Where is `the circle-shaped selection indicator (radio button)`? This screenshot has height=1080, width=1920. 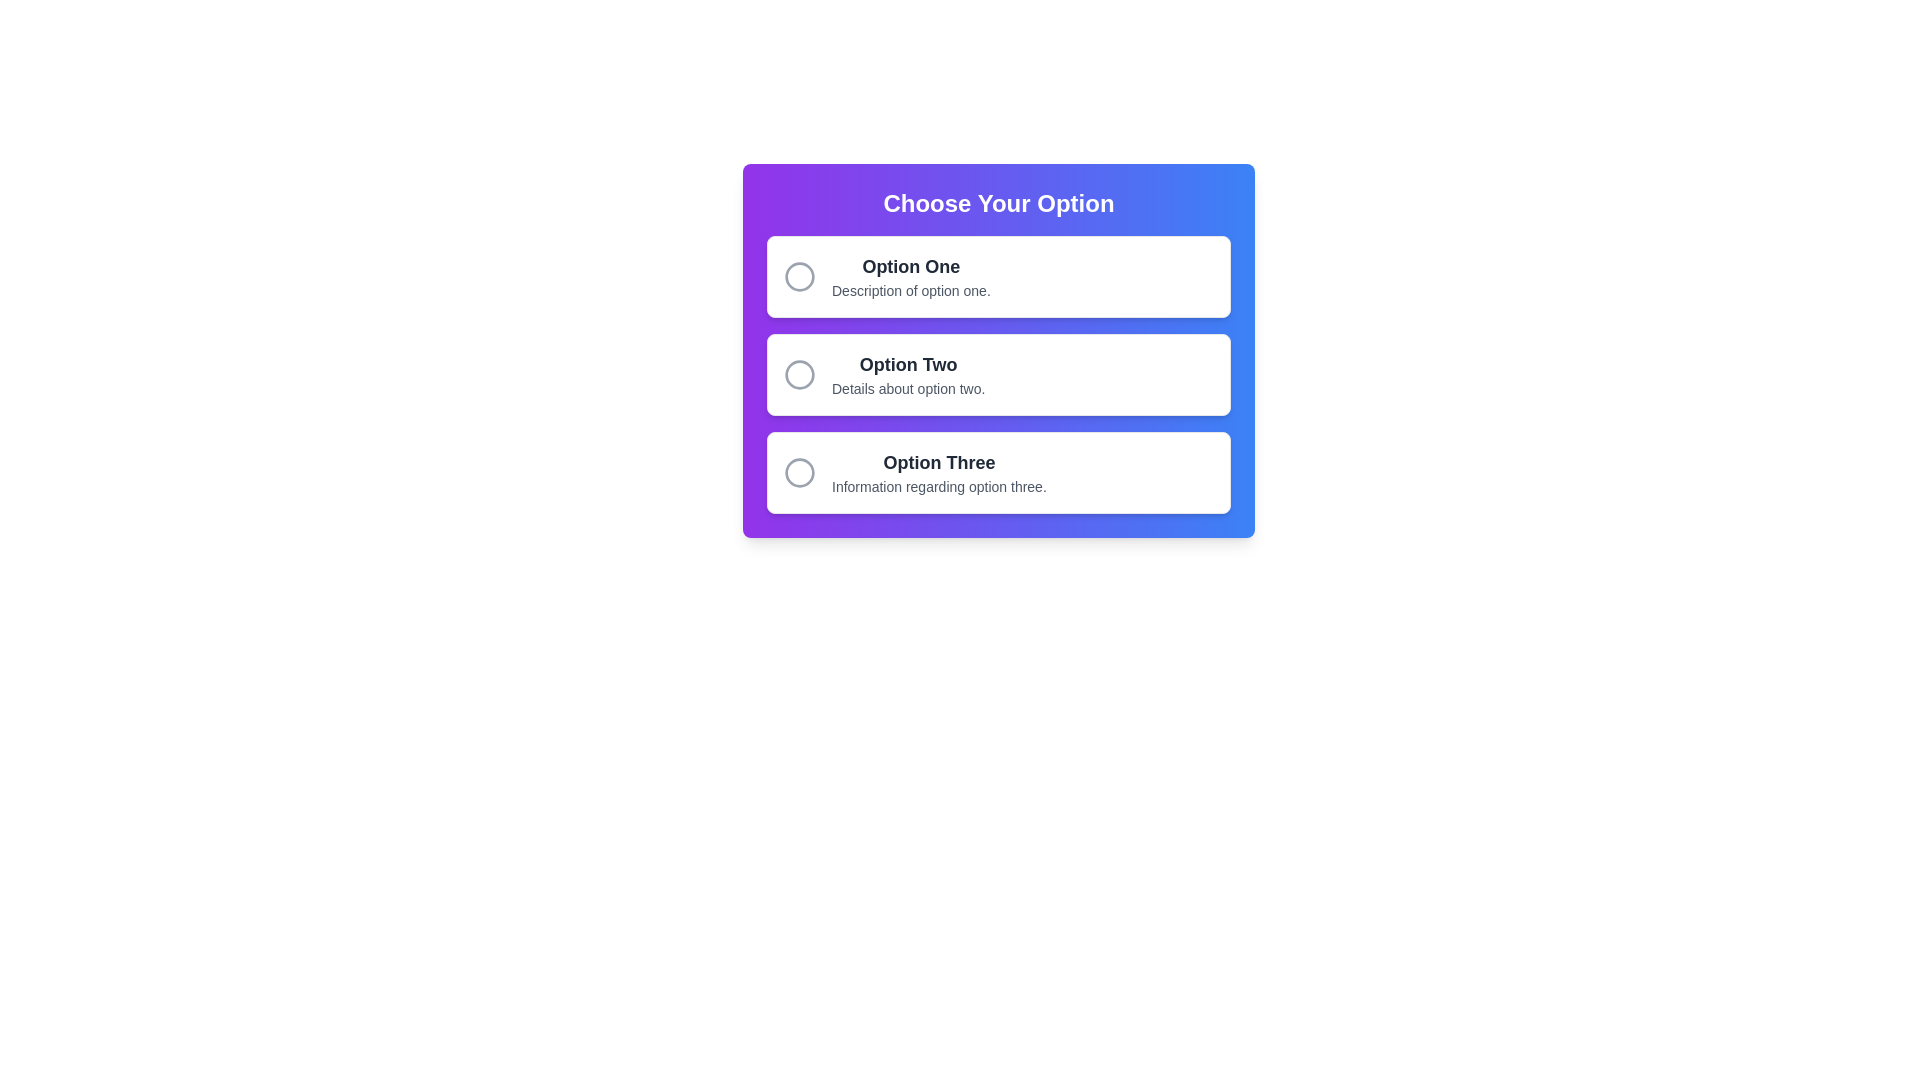
the circle-shaped selection indicator (radio button) is located at coordinates (800, 277).